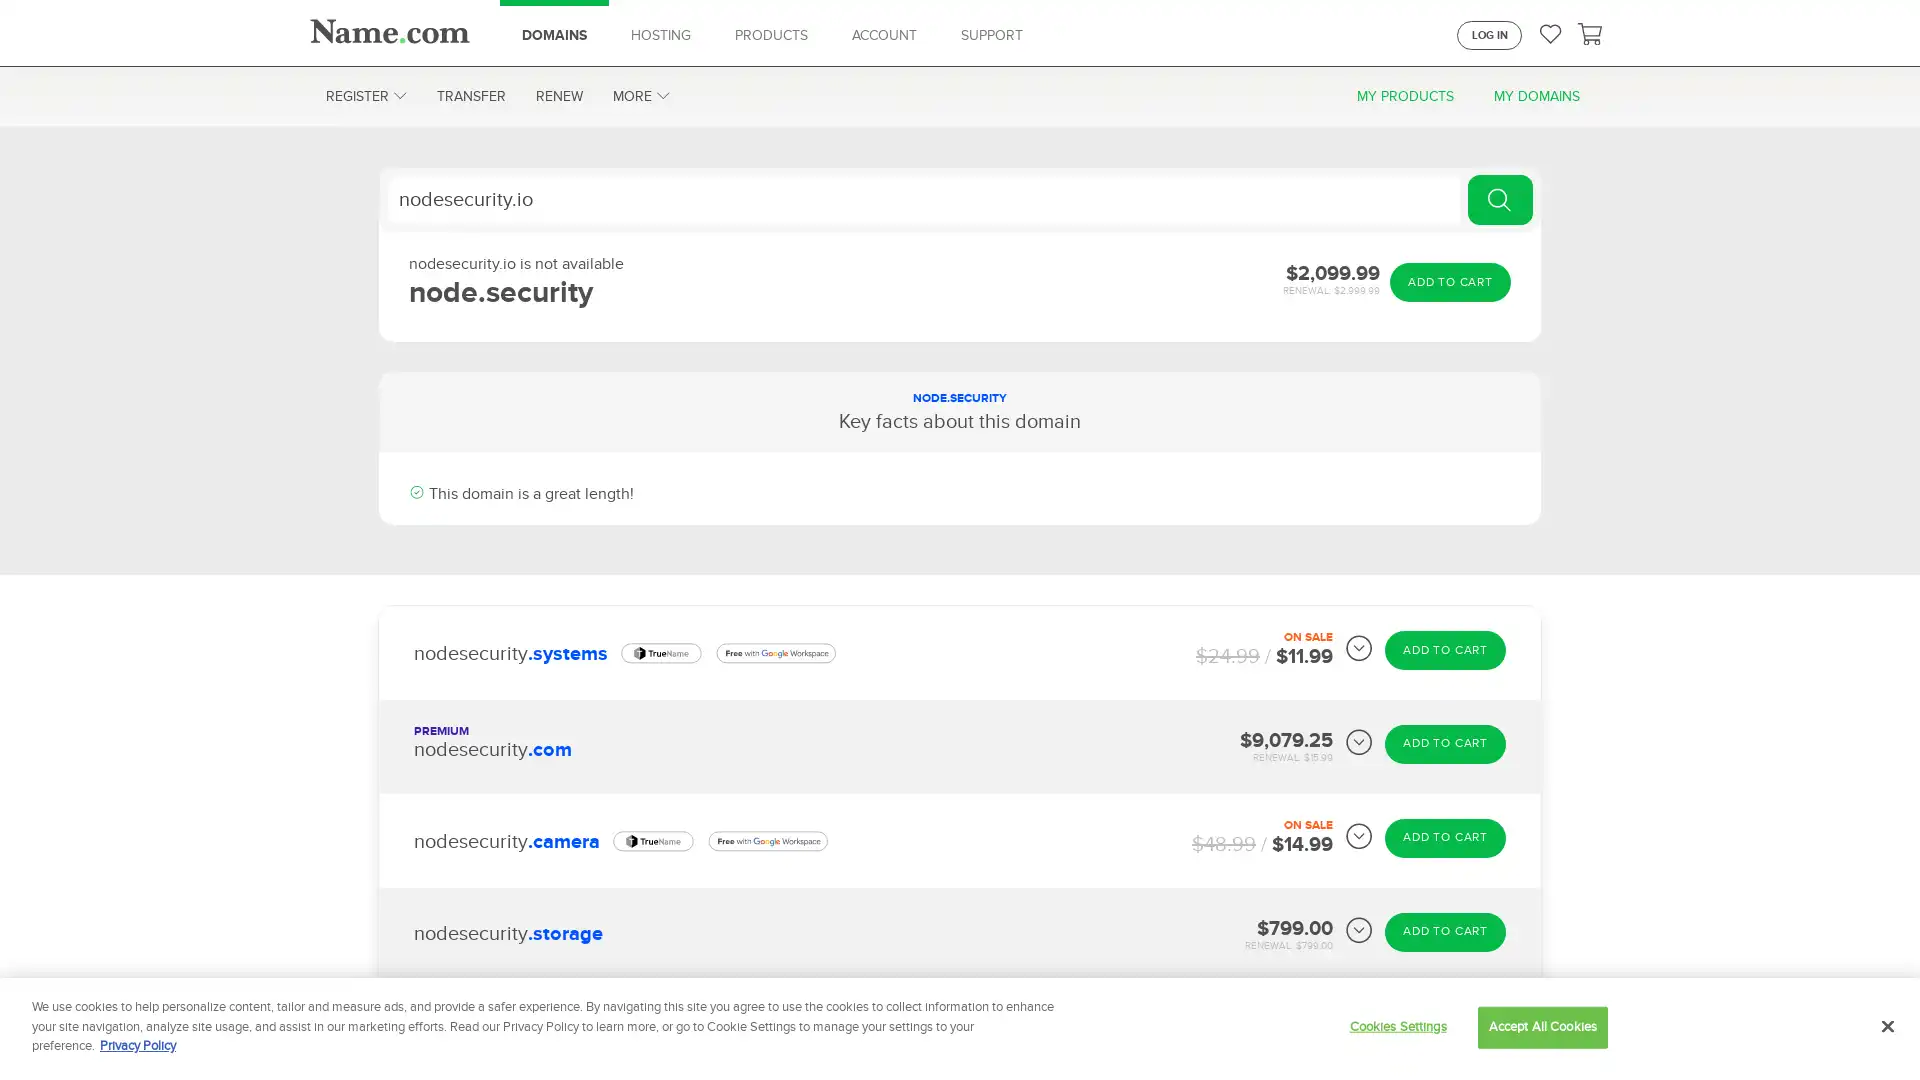  I want to click on Close, so click(1886, 1026).